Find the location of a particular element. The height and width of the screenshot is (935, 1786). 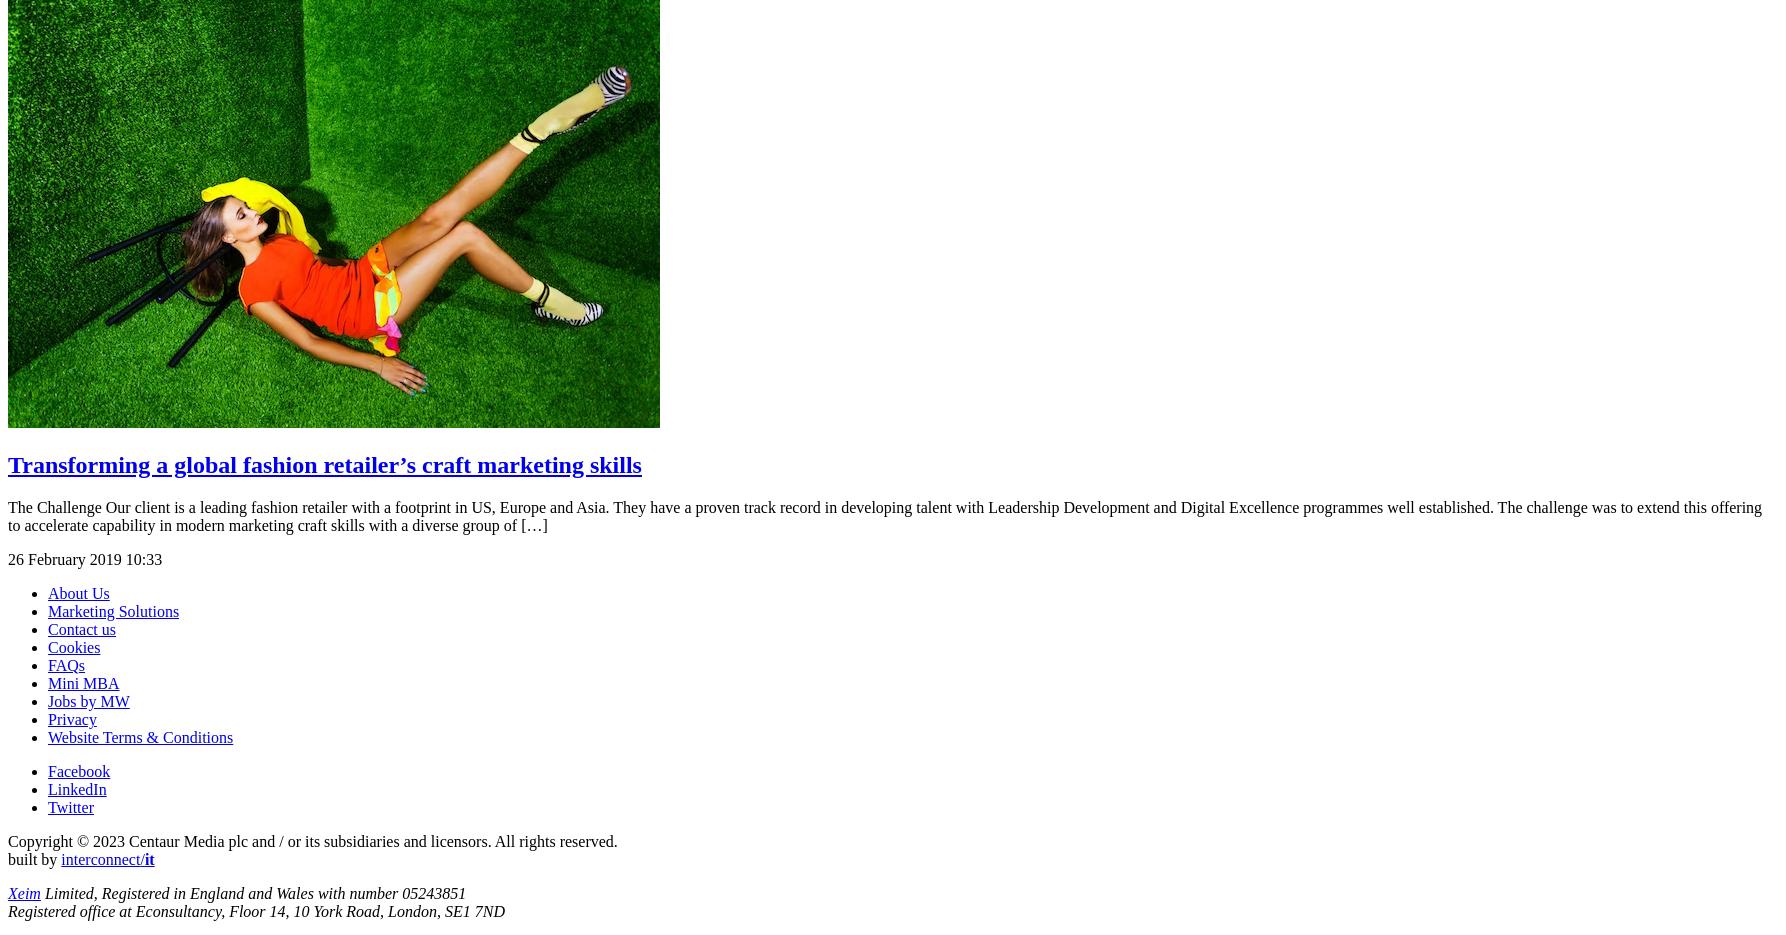

'it' is located at coordinates (148, 857).